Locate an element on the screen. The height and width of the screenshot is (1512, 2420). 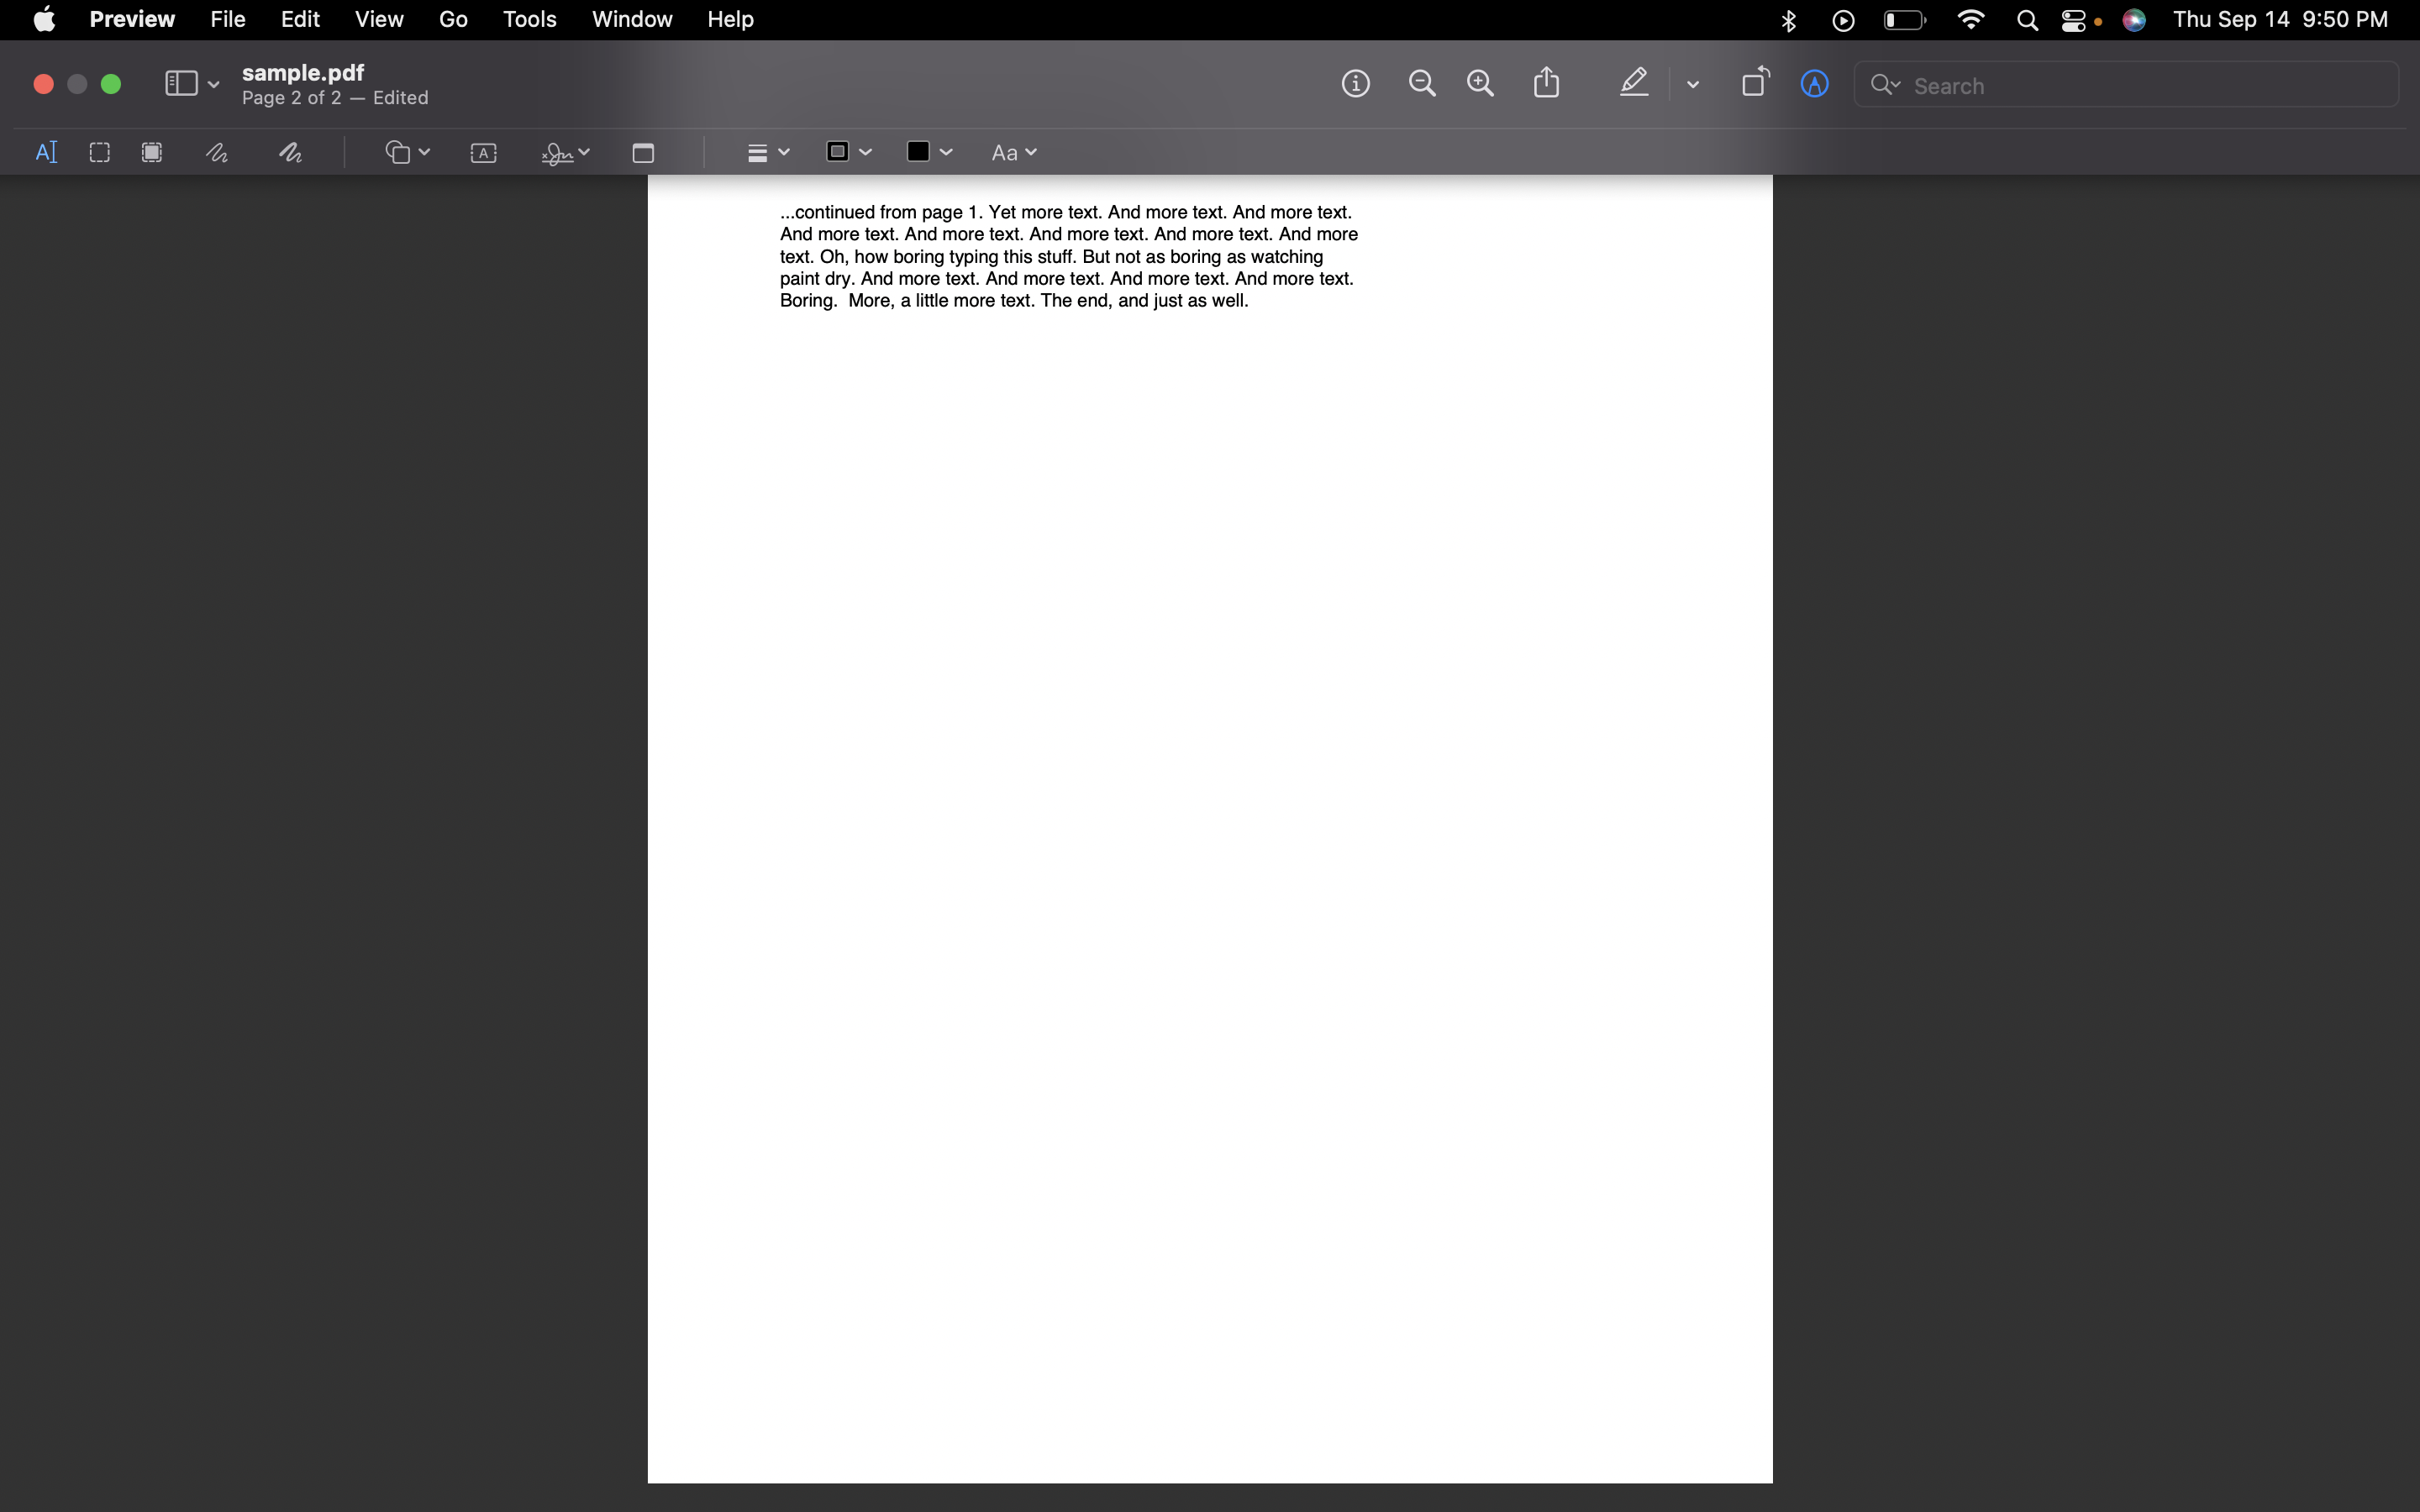
a "redact" action by using pyautogui click is located at coordinates (151, 153).